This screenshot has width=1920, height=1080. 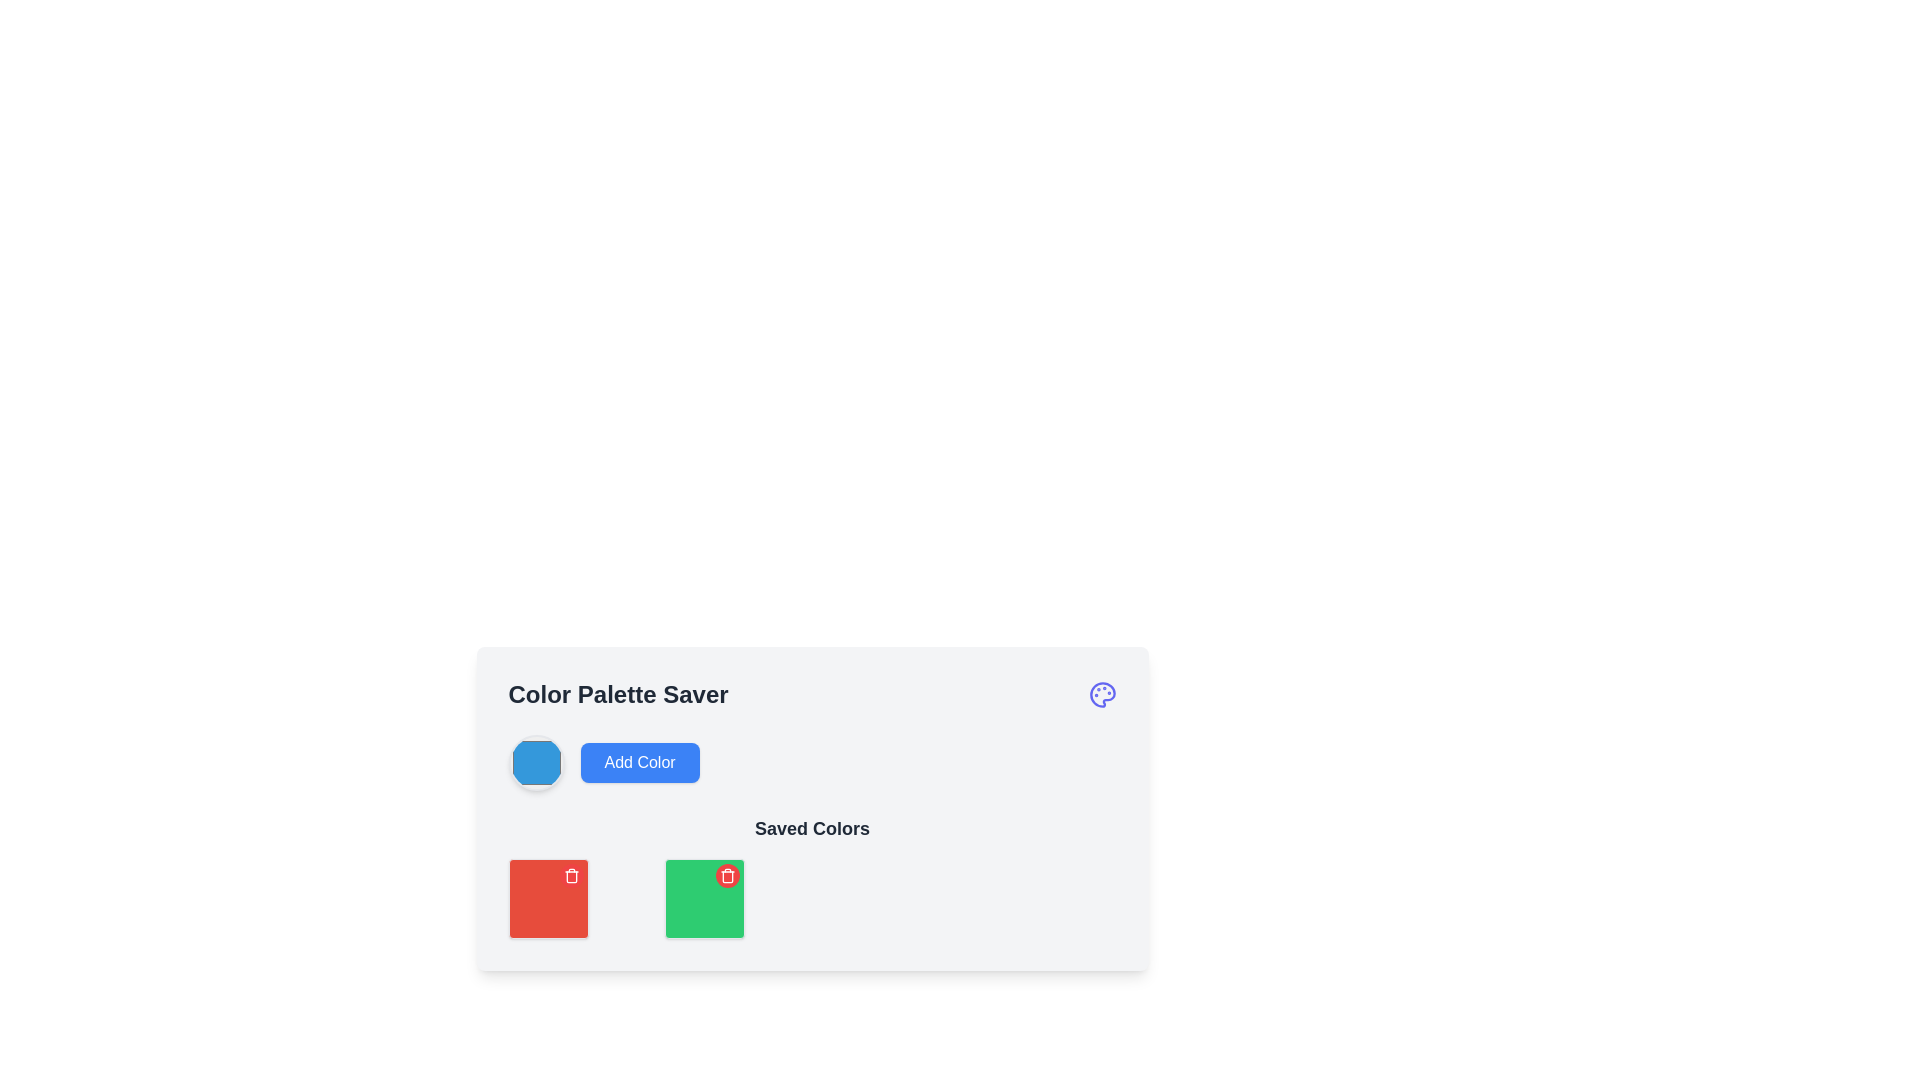 What do you see at coordinates (812, 829) in the screenshot?
I see `text of the static label titled 'Saved Colors', which serves as a heading for the section it represents` at bounding box center [812, 829].